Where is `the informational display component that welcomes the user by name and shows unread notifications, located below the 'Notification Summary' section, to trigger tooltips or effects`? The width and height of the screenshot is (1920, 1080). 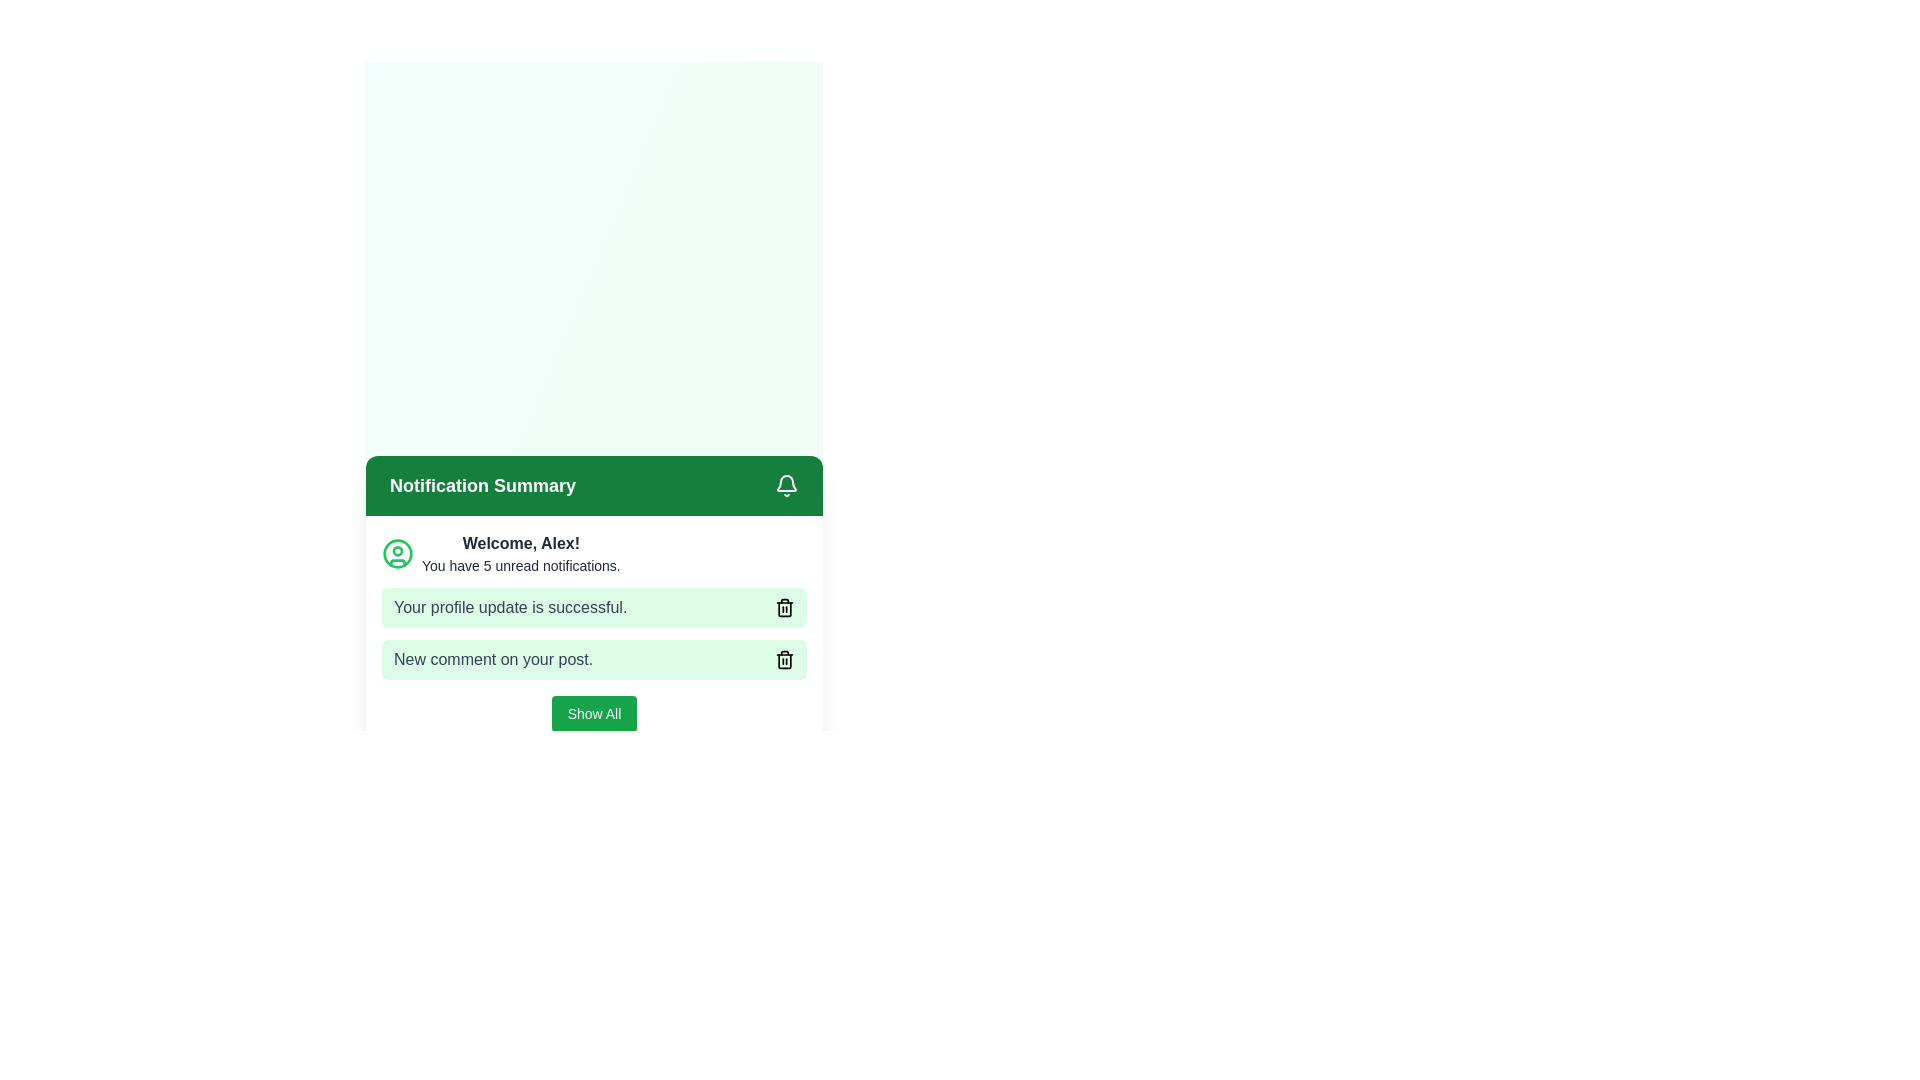
the informational display component that welcomes the user by name and shows unread notifications, located below the 'Notification Summary' section, to trigger tooltips or effects is located at coordinates (593, 554).